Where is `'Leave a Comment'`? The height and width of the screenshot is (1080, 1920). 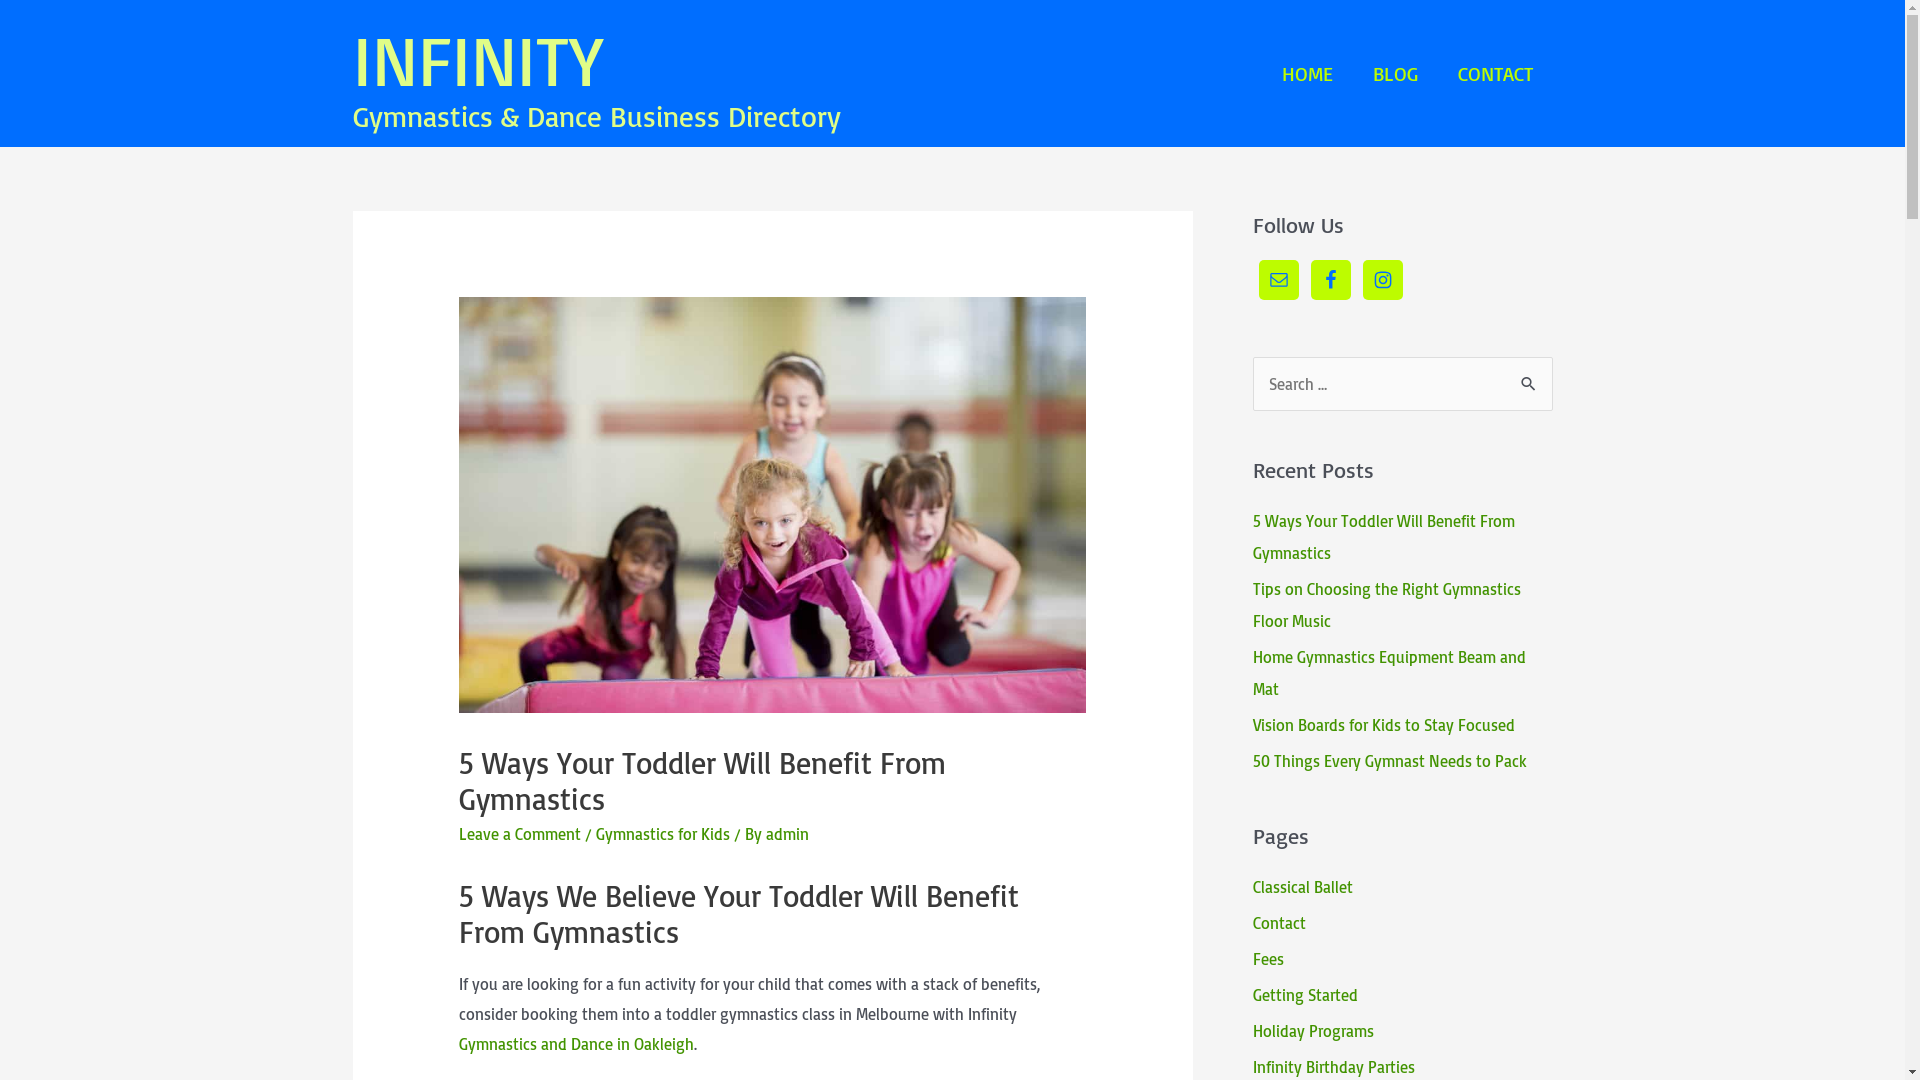
'Leave a Comment' is located at coordinates (519, 833).